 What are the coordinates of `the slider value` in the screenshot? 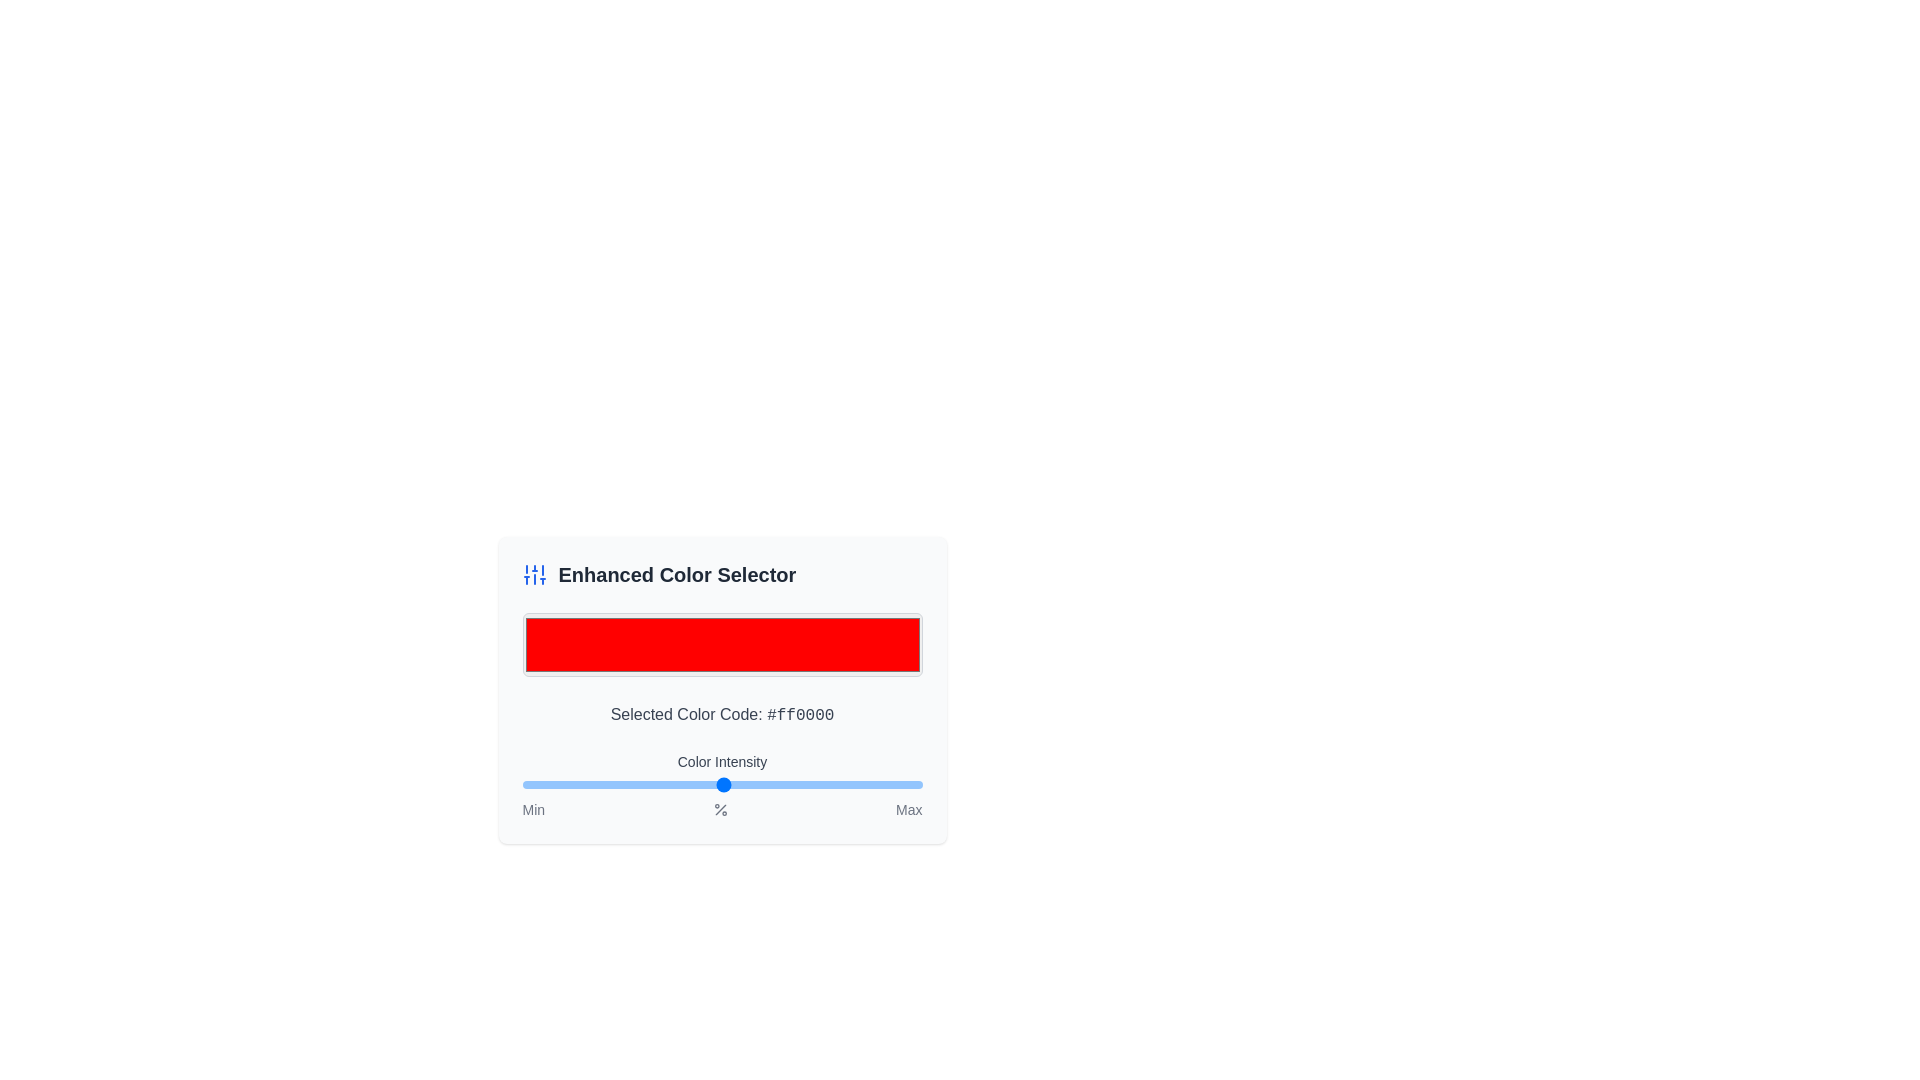 It's located at (582, 784).